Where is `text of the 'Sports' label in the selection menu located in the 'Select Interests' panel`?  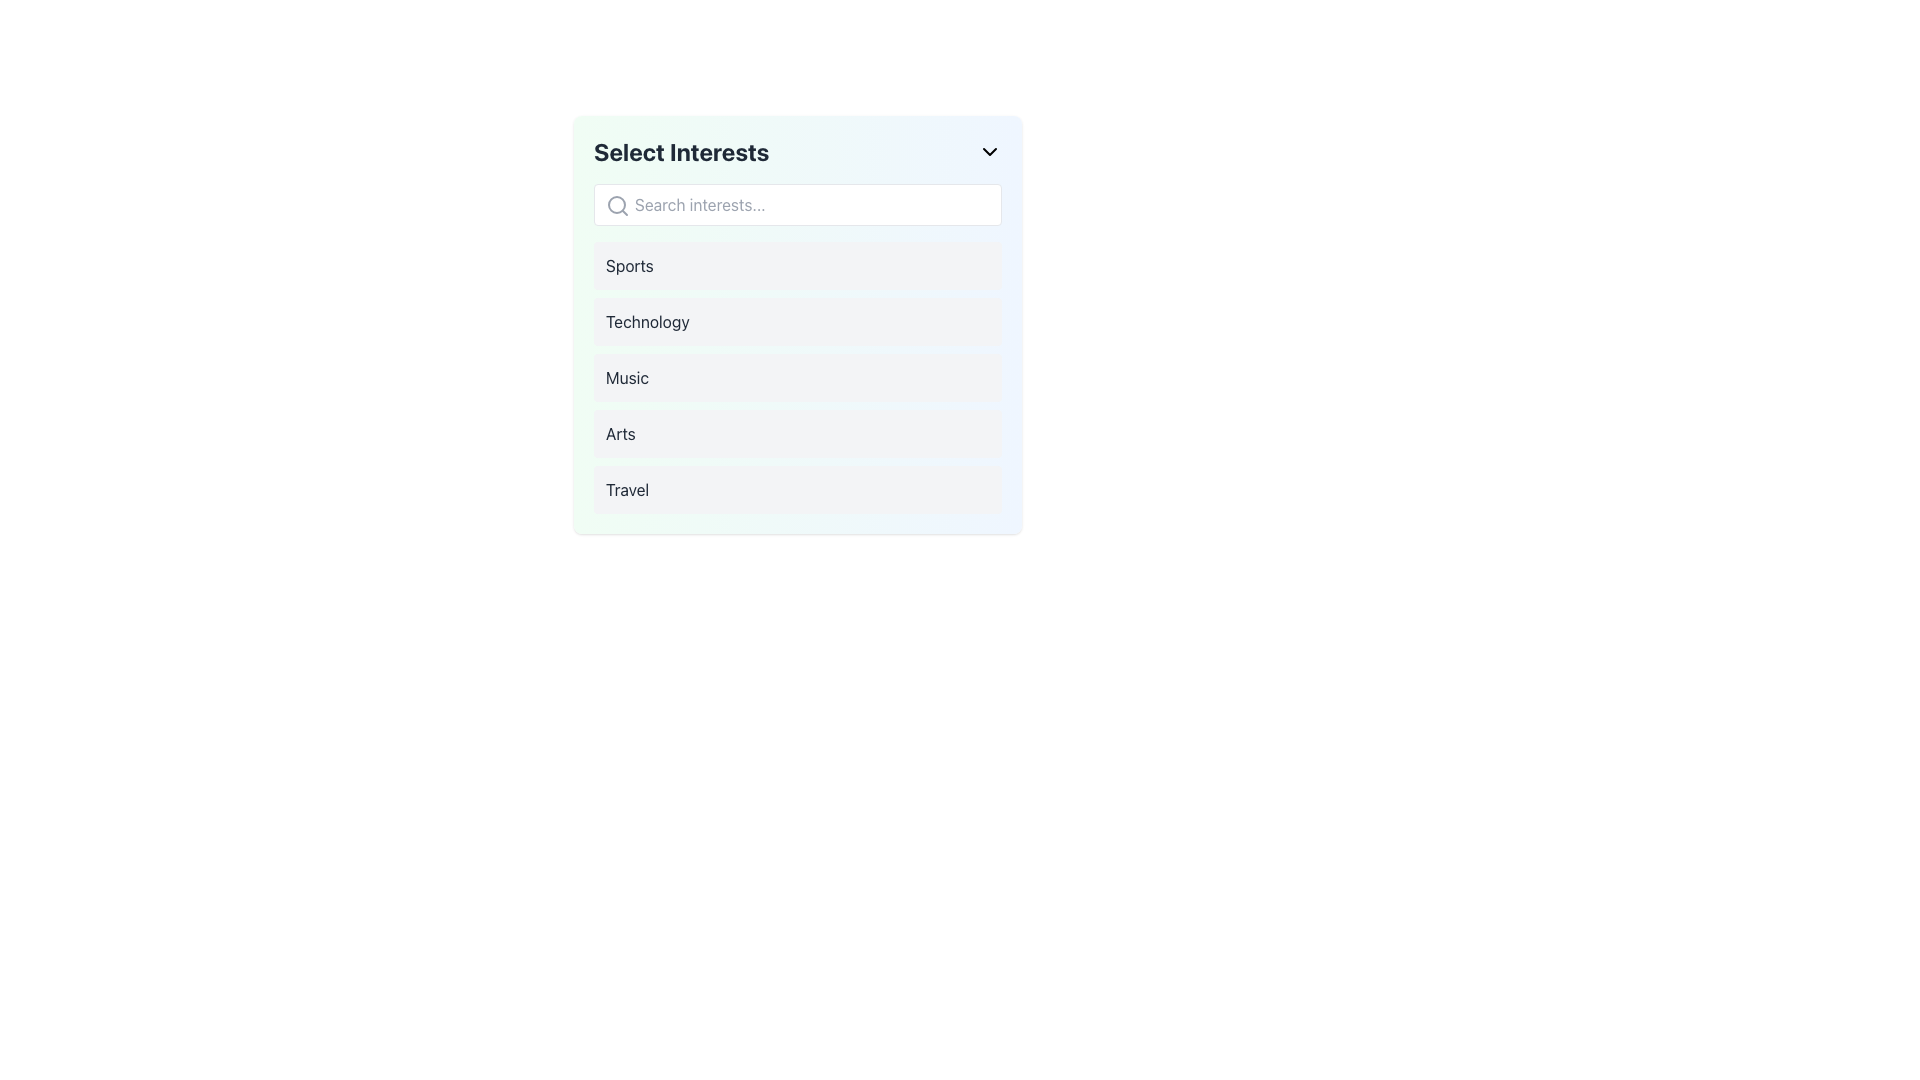 text of the 'Sports' label in the selection menu located in the 'Select Interests' panel is located at coordinates (628, 265).